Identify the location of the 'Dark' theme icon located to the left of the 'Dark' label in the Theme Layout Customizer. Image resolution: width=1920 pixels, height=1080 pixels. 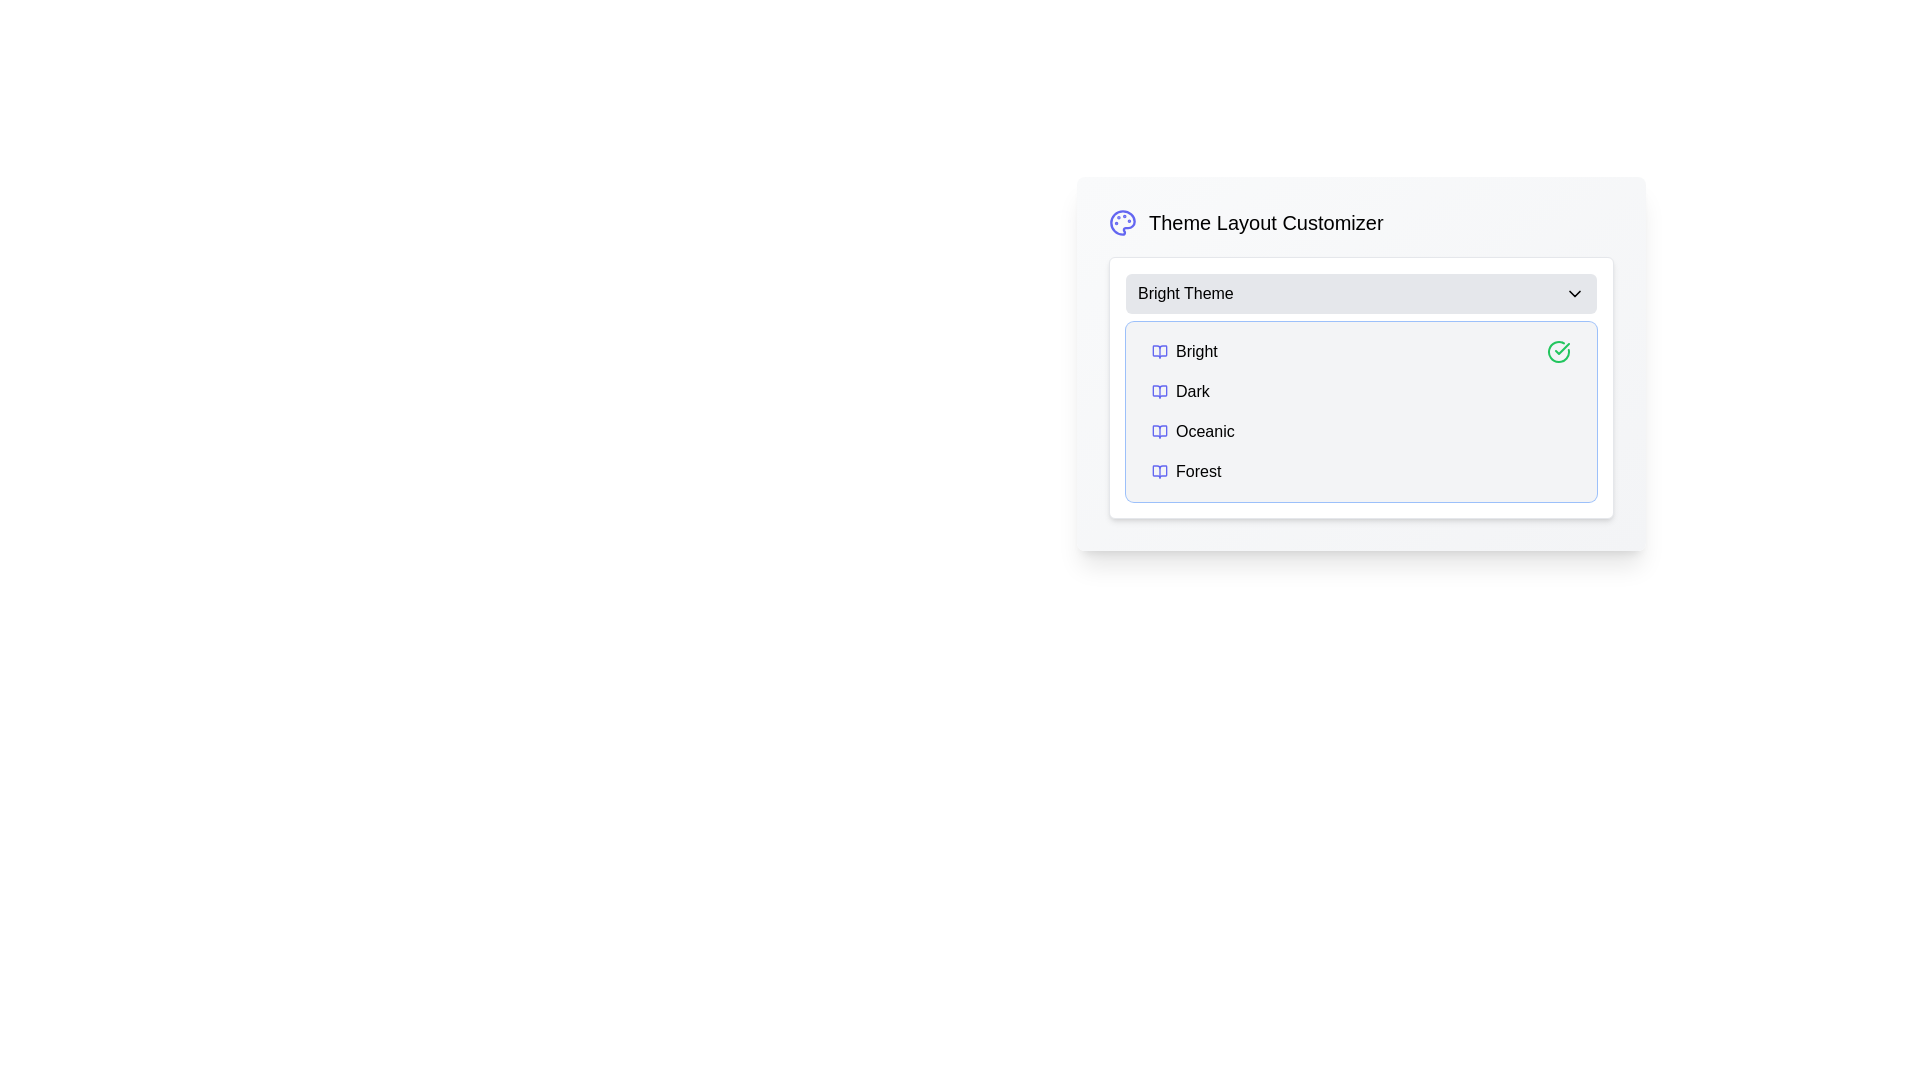
(1160, 392).